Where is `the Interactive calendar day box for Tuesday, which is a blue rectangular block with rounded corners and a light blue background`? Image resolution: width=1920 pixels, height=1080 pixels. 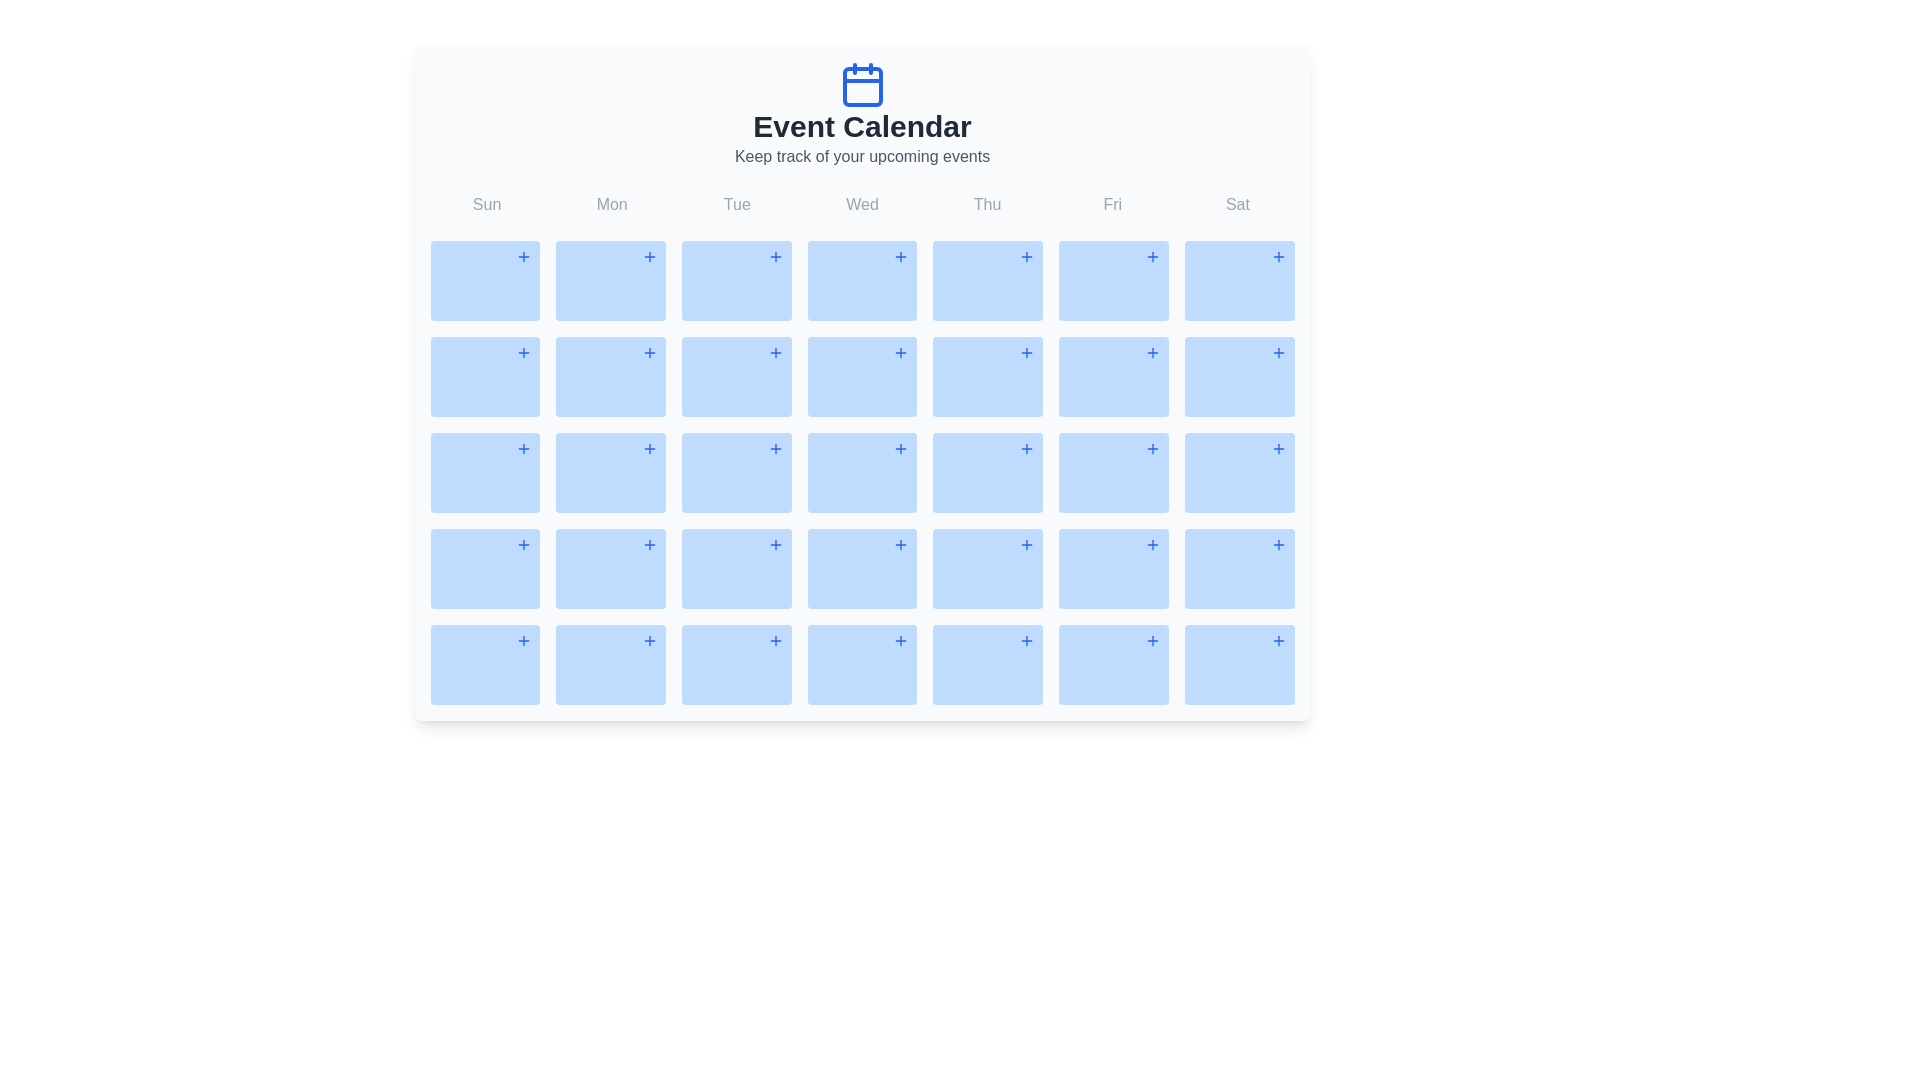
the Interactive calendar day box for Tuesday, which is a blue rectangular block with rounded corners and a light blue background is located at coordinates (735, 377).